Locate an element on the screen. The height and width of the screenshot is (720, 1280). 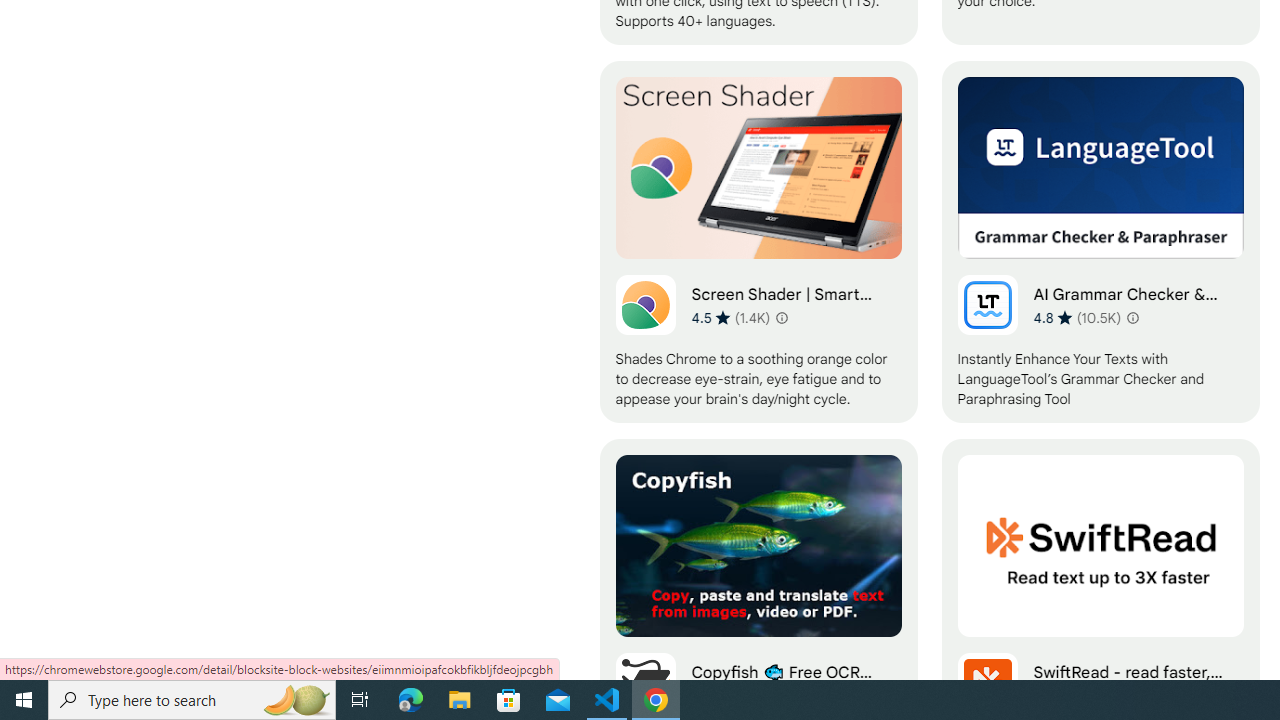
'Average rating 4.5 out of 5 stars. 1.4K ratings.' is located at coordinates (729, 316).